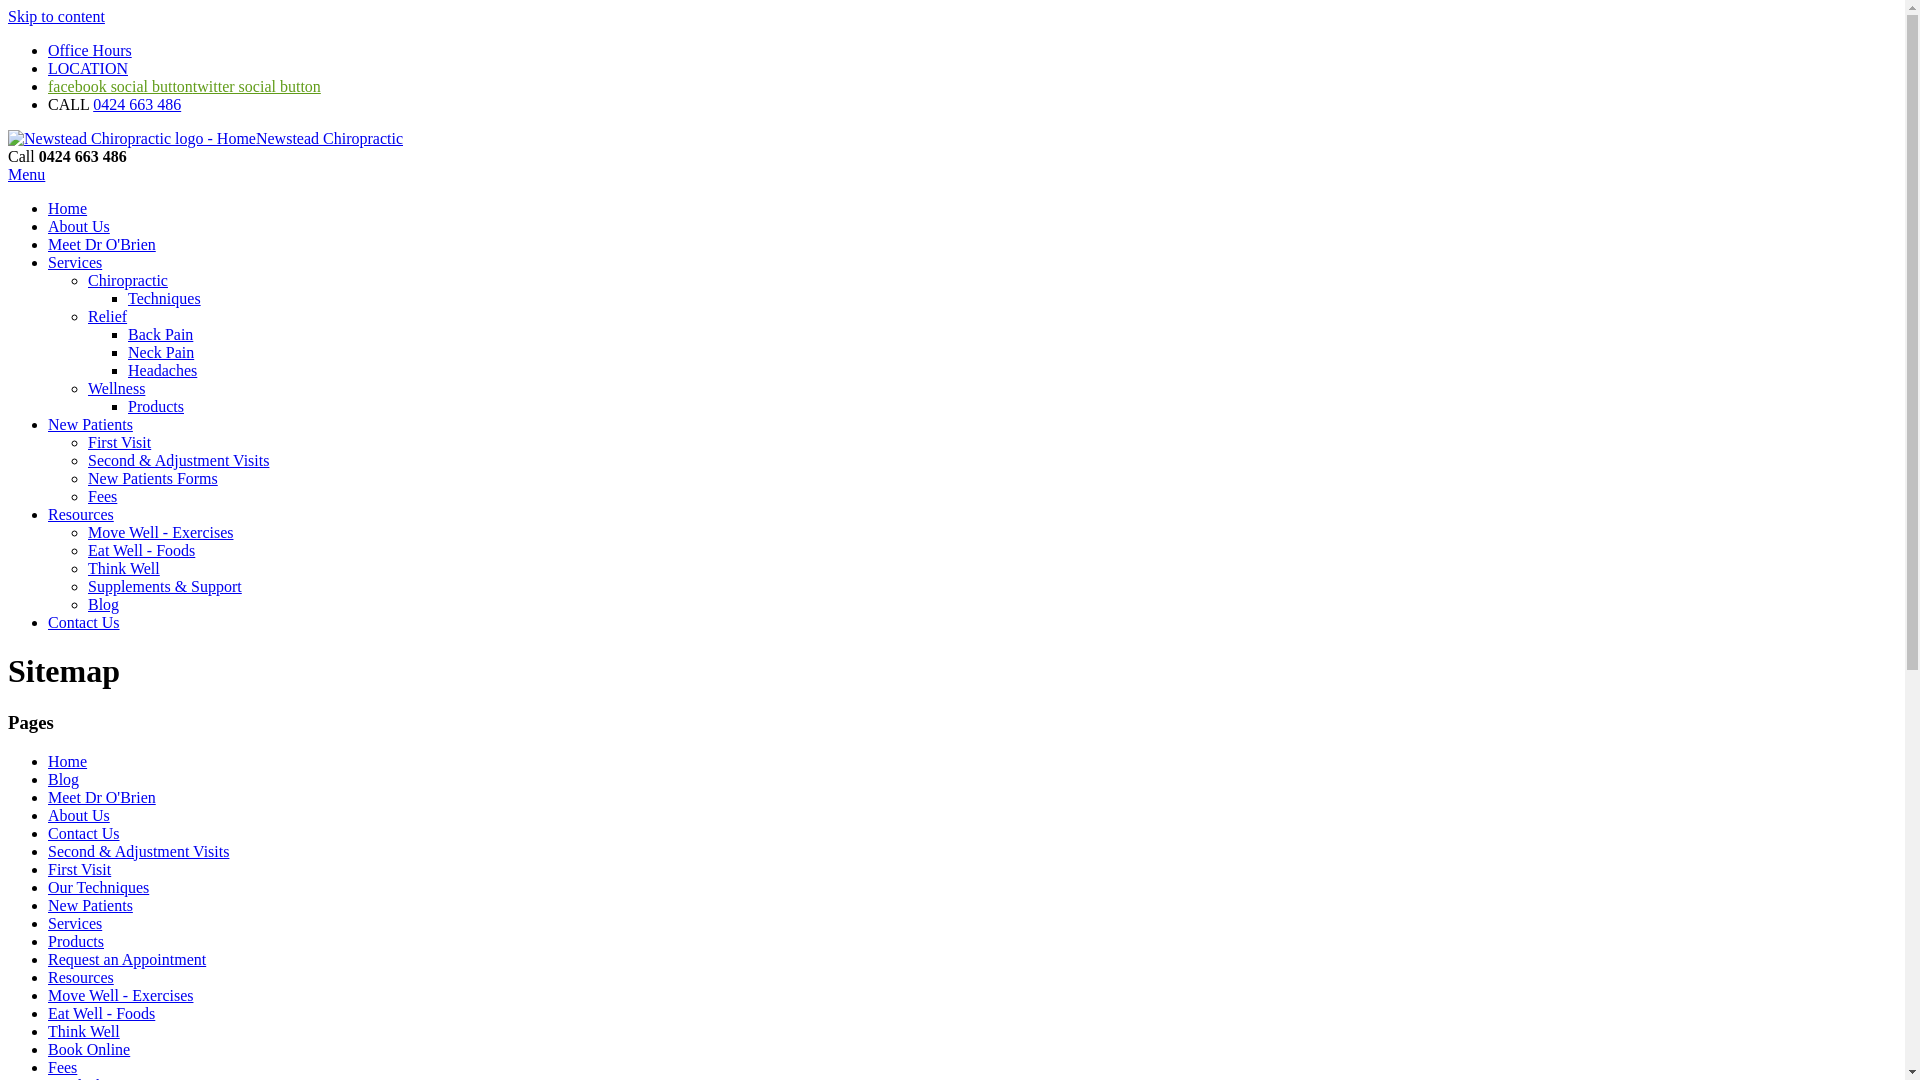 This screenshot has height=1080, width=1920. What do you see at coordinates (119, 85) in the screenshot?
I see `'facebook social button'` at bounding box center [119, 85].